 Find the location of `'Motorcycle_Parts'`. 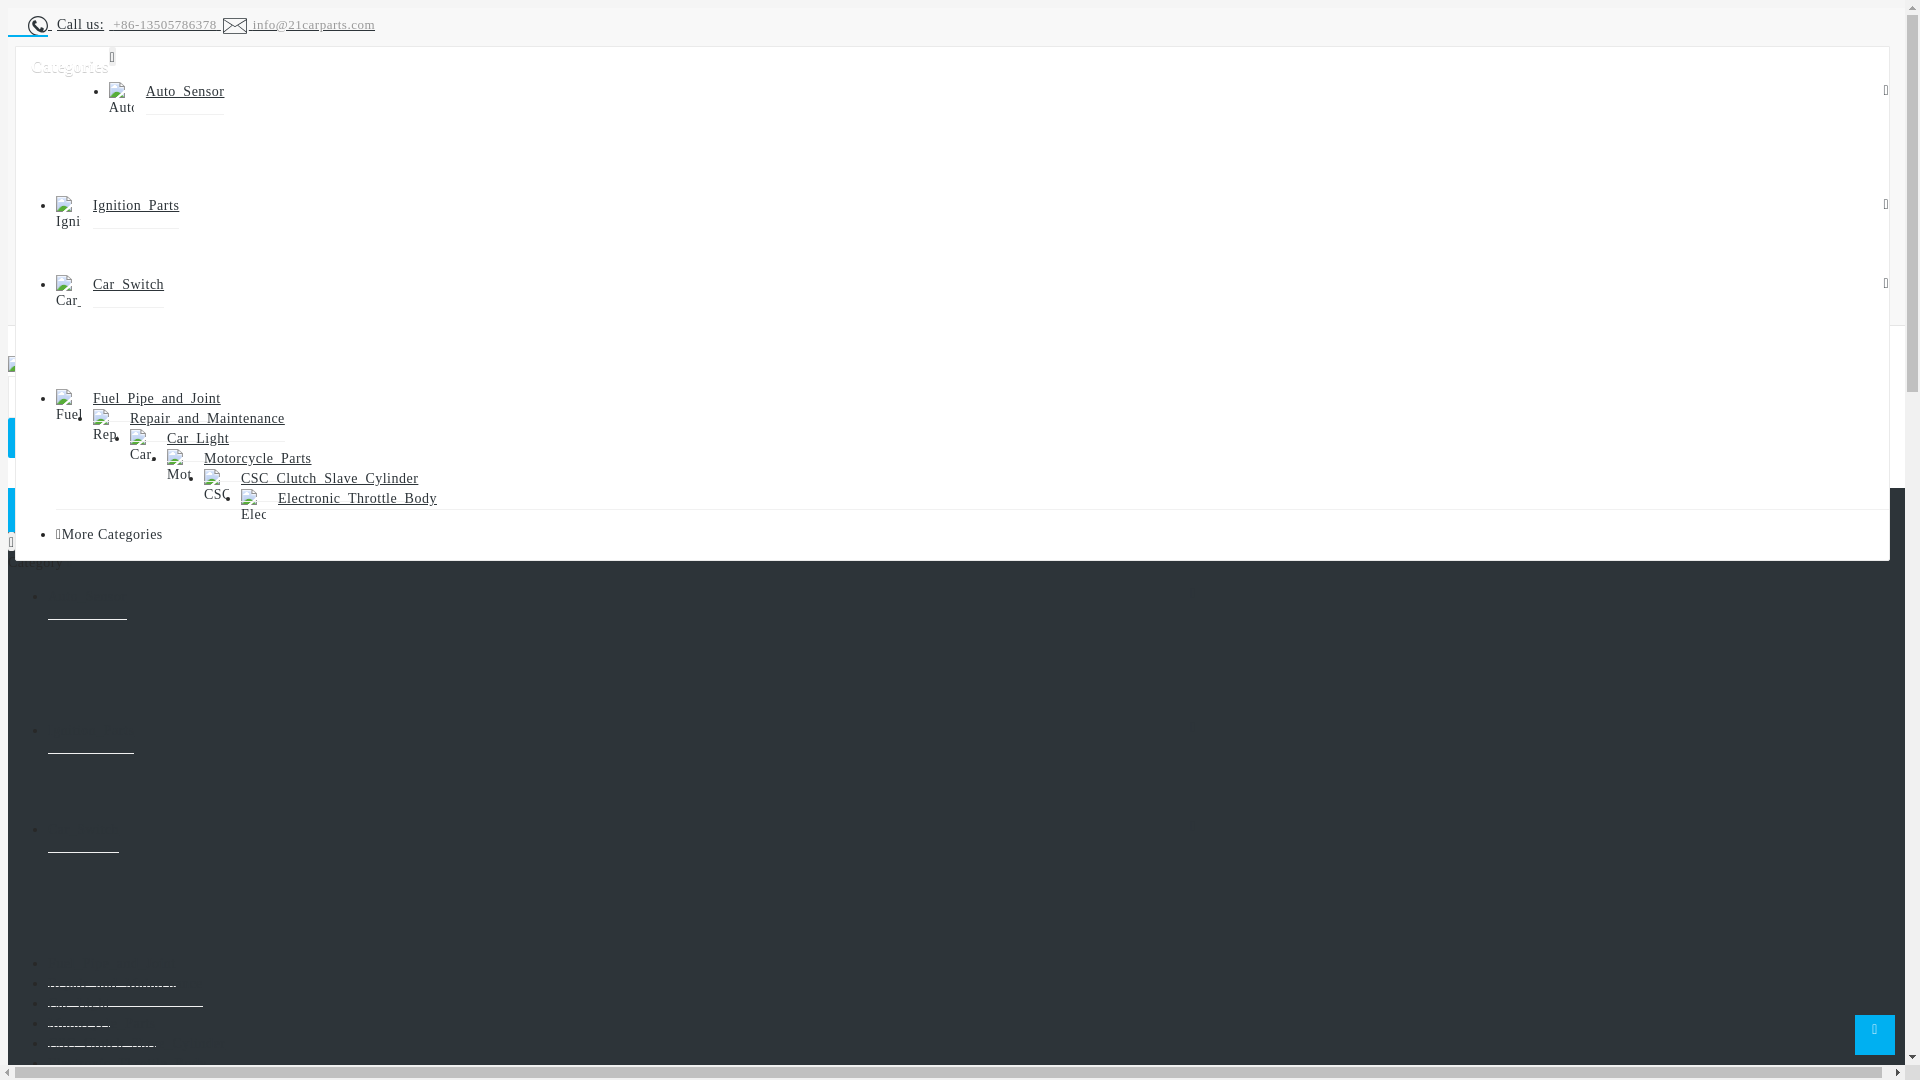

'Motorcycle_Parts' is located at coordinates (100, 1023).